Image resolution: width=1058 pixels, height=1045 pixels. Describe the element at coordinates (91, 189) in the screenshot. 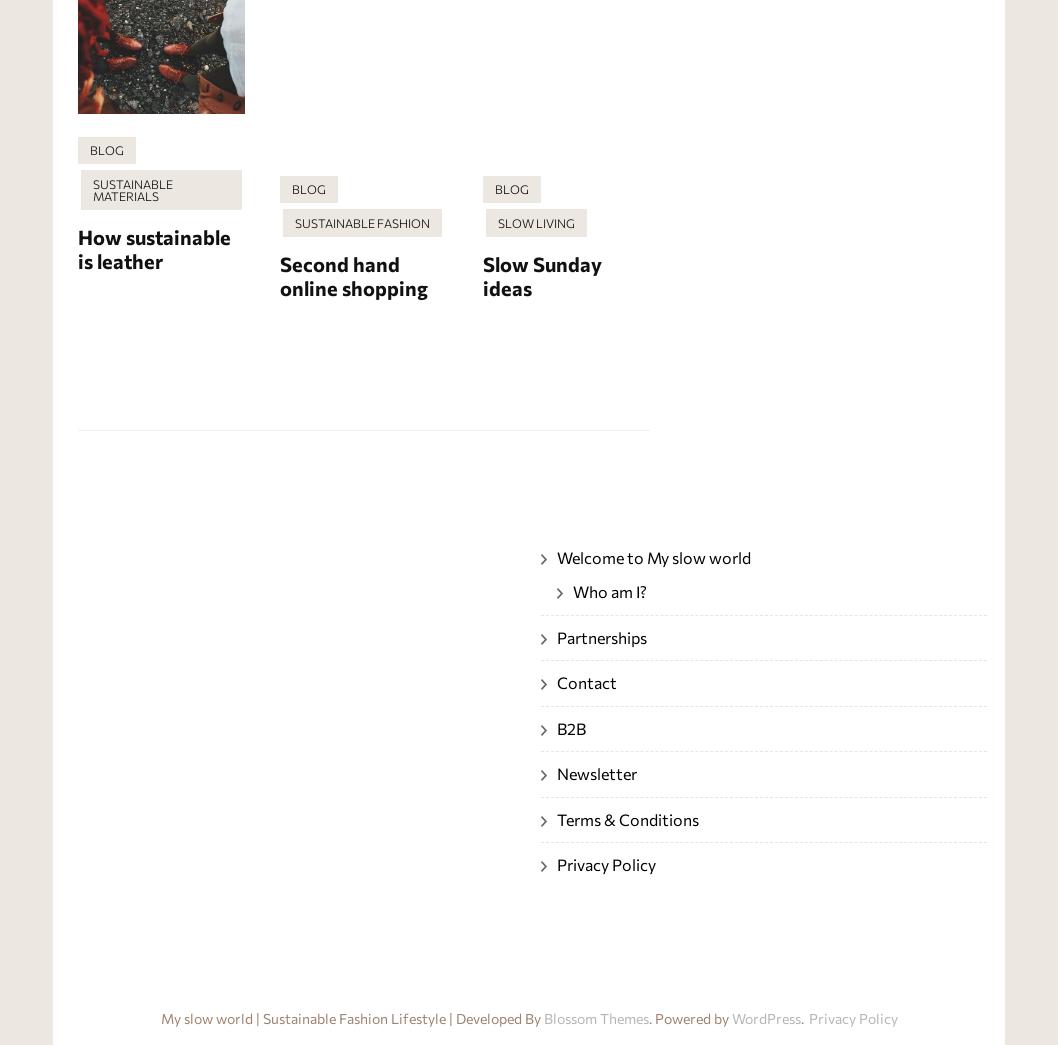

I see `'Sustainable materials'` at that location.